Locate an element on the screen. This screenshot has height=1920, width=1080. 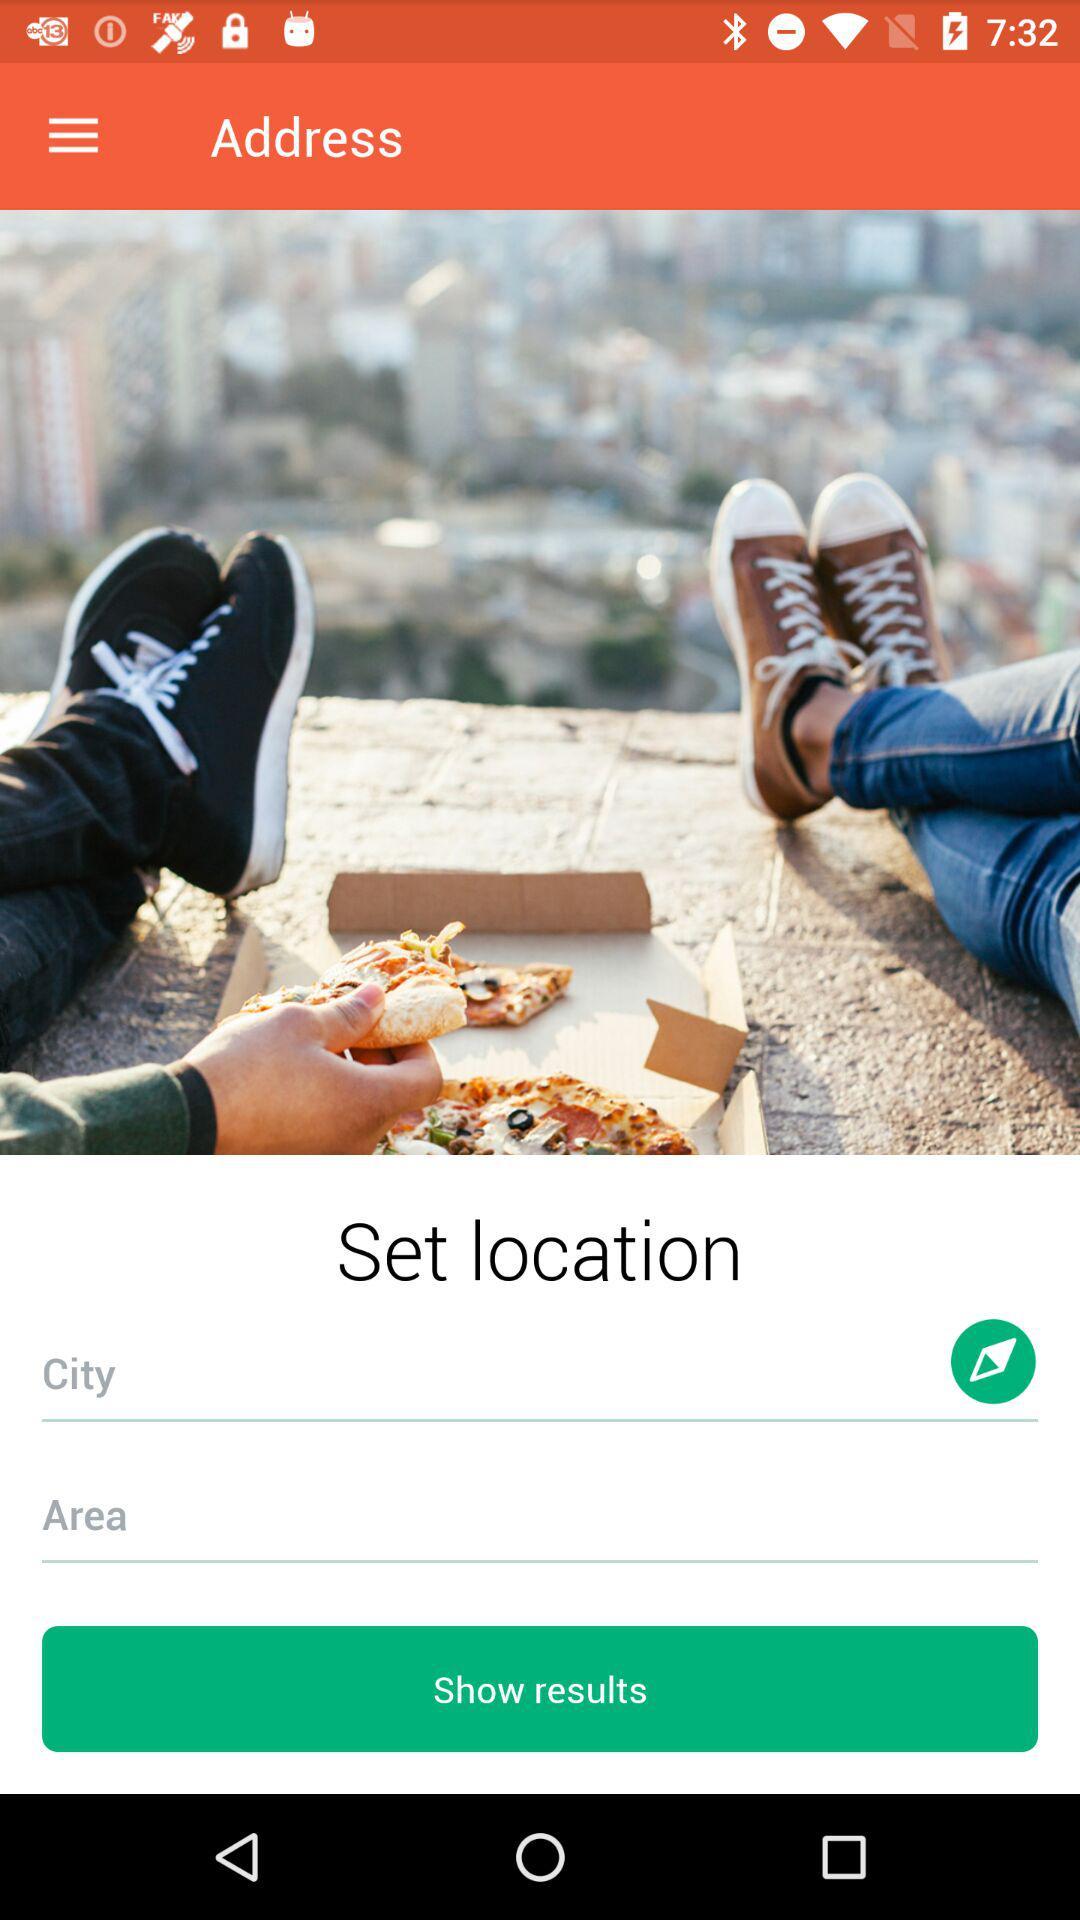
item to the left of the address item is located at coordinates (72, 135).